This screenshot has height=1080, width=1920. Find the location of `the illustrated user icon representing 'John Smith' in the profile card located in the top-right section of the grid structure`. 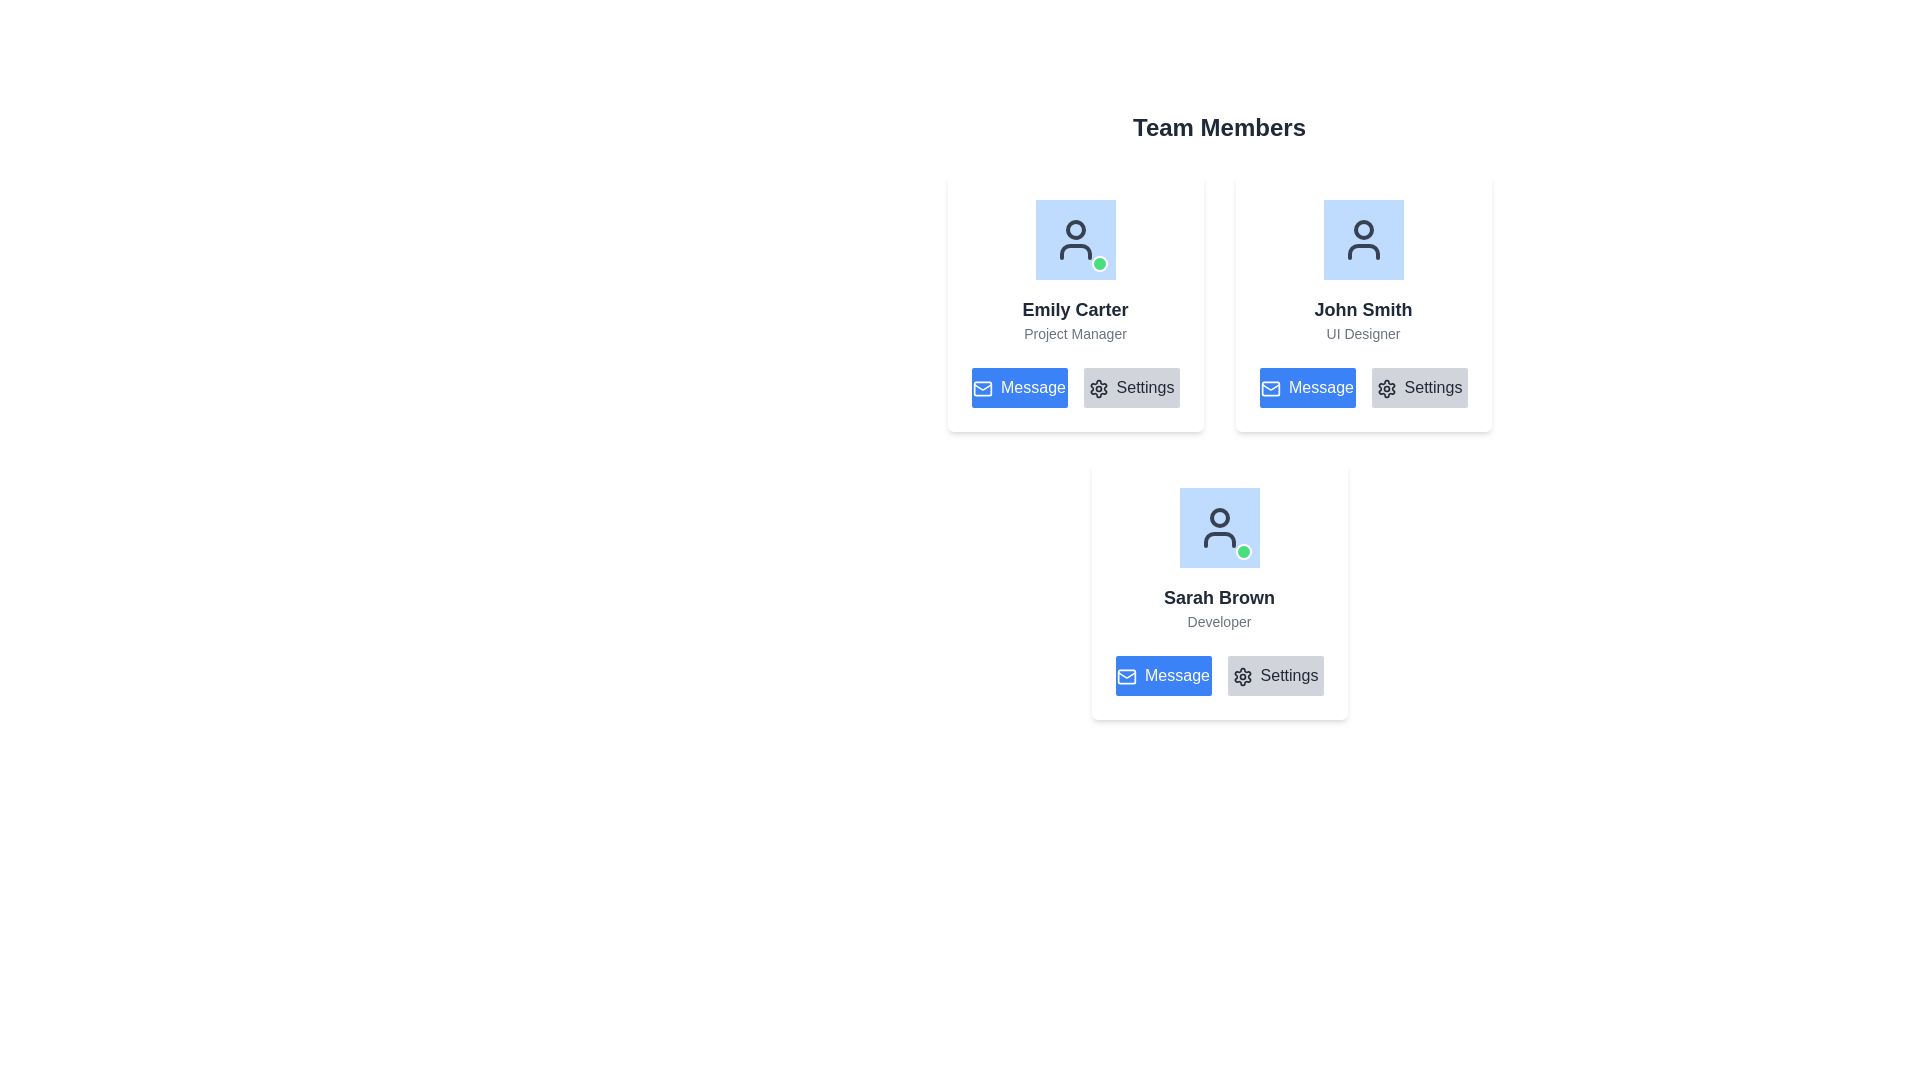

the illustrated user icon representing 'John Smith' in the profile card located in the top-right section of the grid structure is located at coordinates (1362, 238).